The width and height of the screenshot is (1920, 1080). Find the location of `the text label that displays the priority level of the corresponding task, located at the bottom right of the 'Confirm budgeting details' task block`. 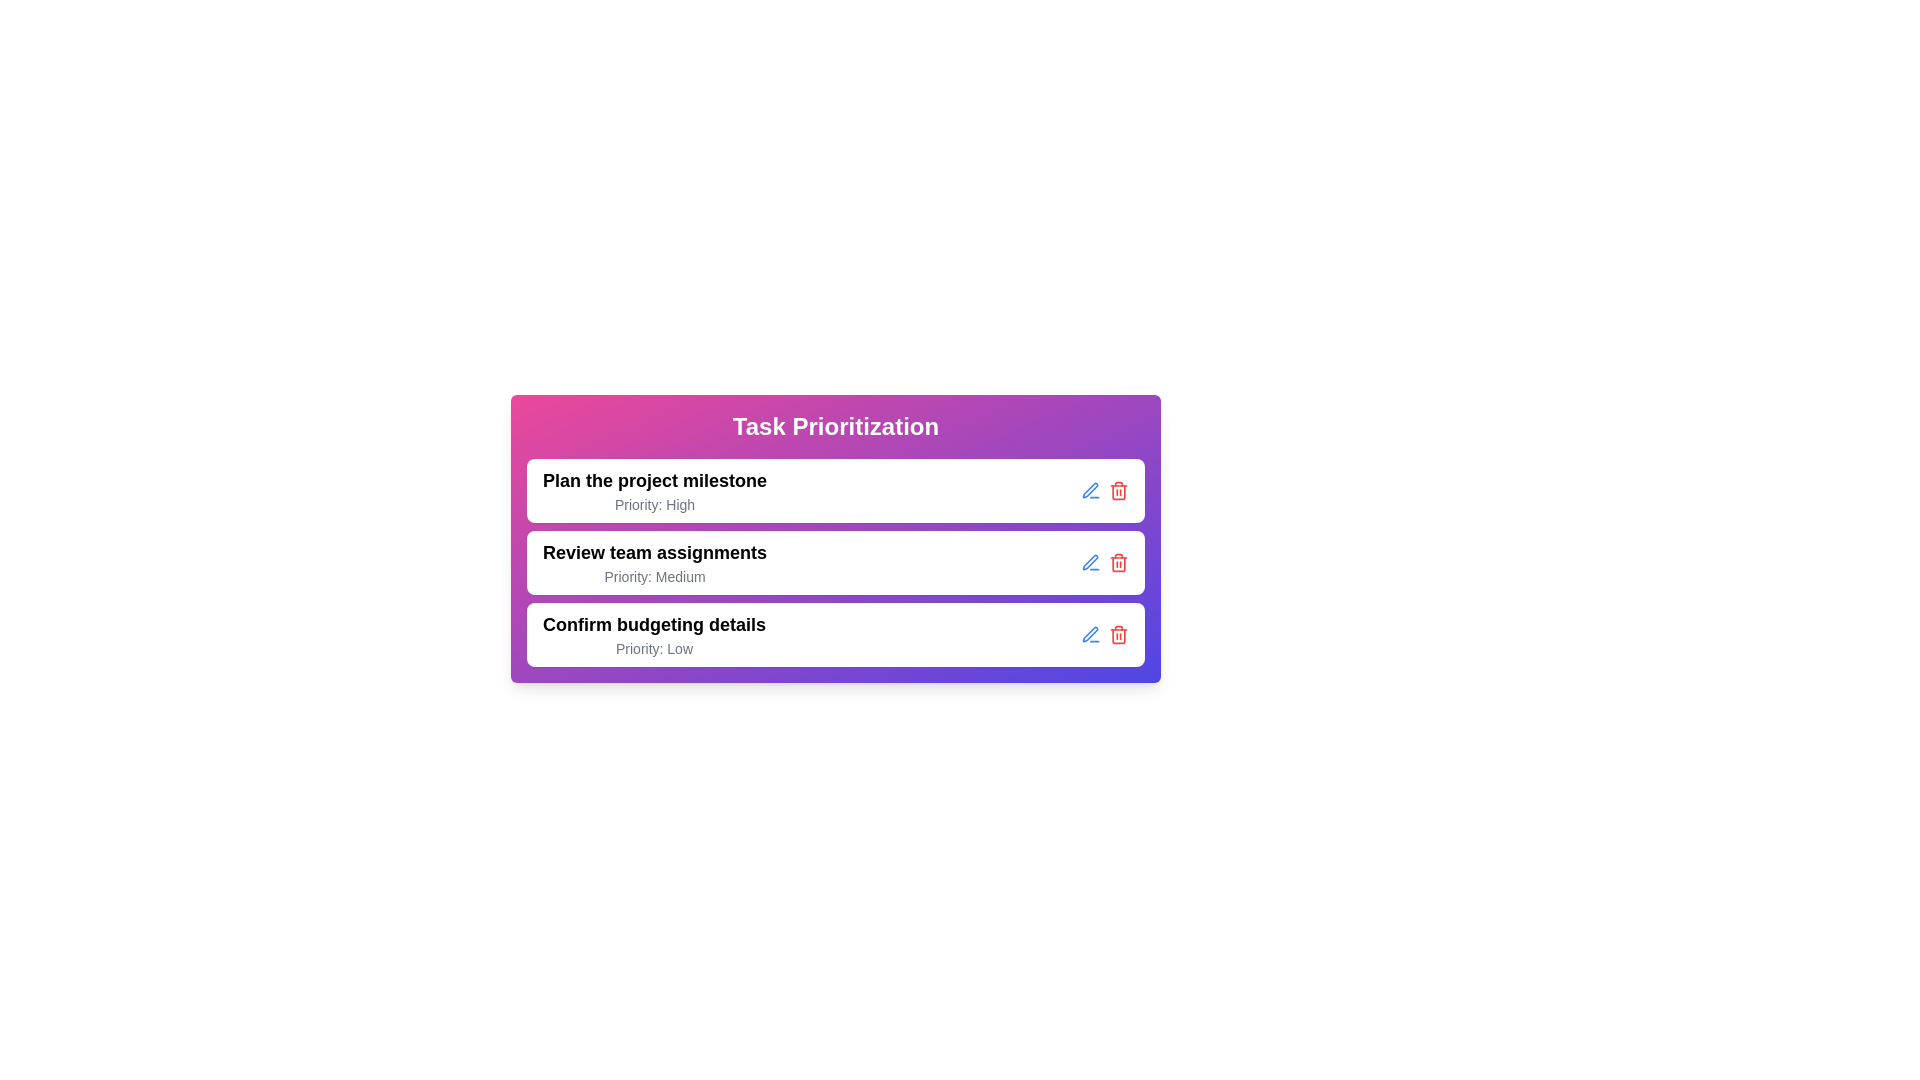

the text label that displays the priority level of the corresponding task, located at the bottom right of the 'Confirm budgeting details' task block is located at coordinates (654, 648).